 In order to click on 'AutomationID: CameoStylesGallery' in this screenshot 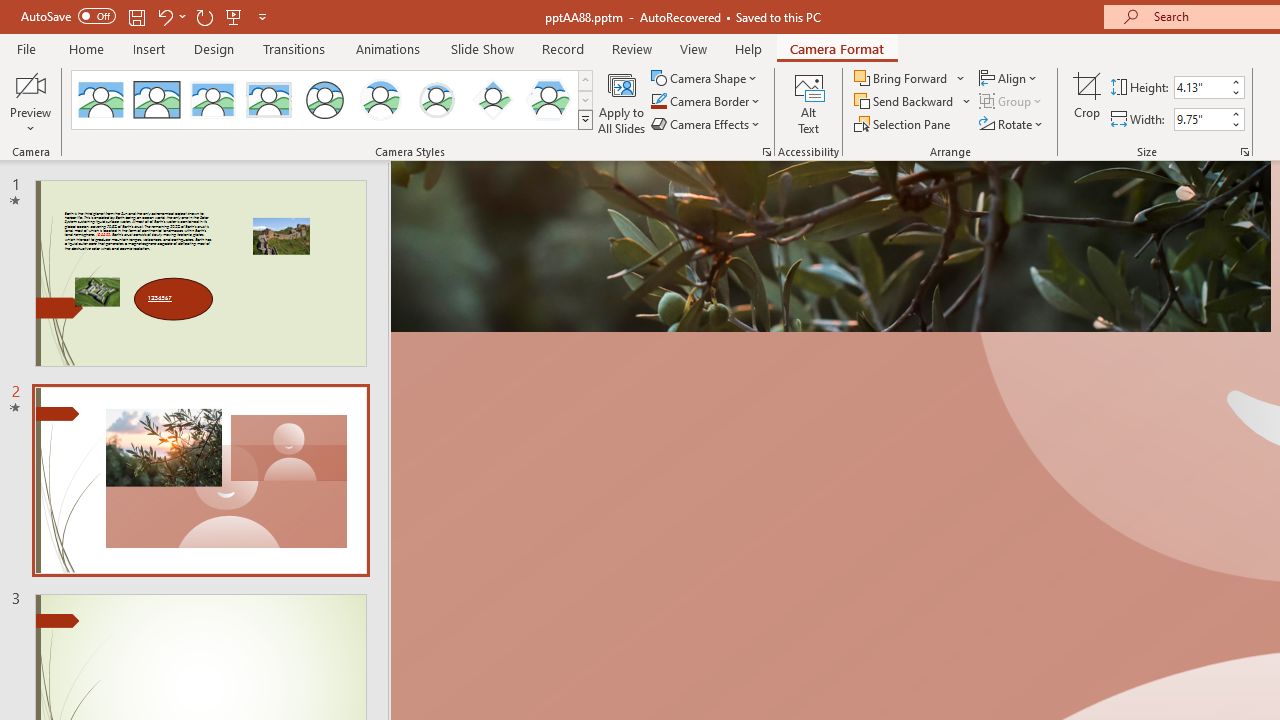, I will do `click(333, 100)`.